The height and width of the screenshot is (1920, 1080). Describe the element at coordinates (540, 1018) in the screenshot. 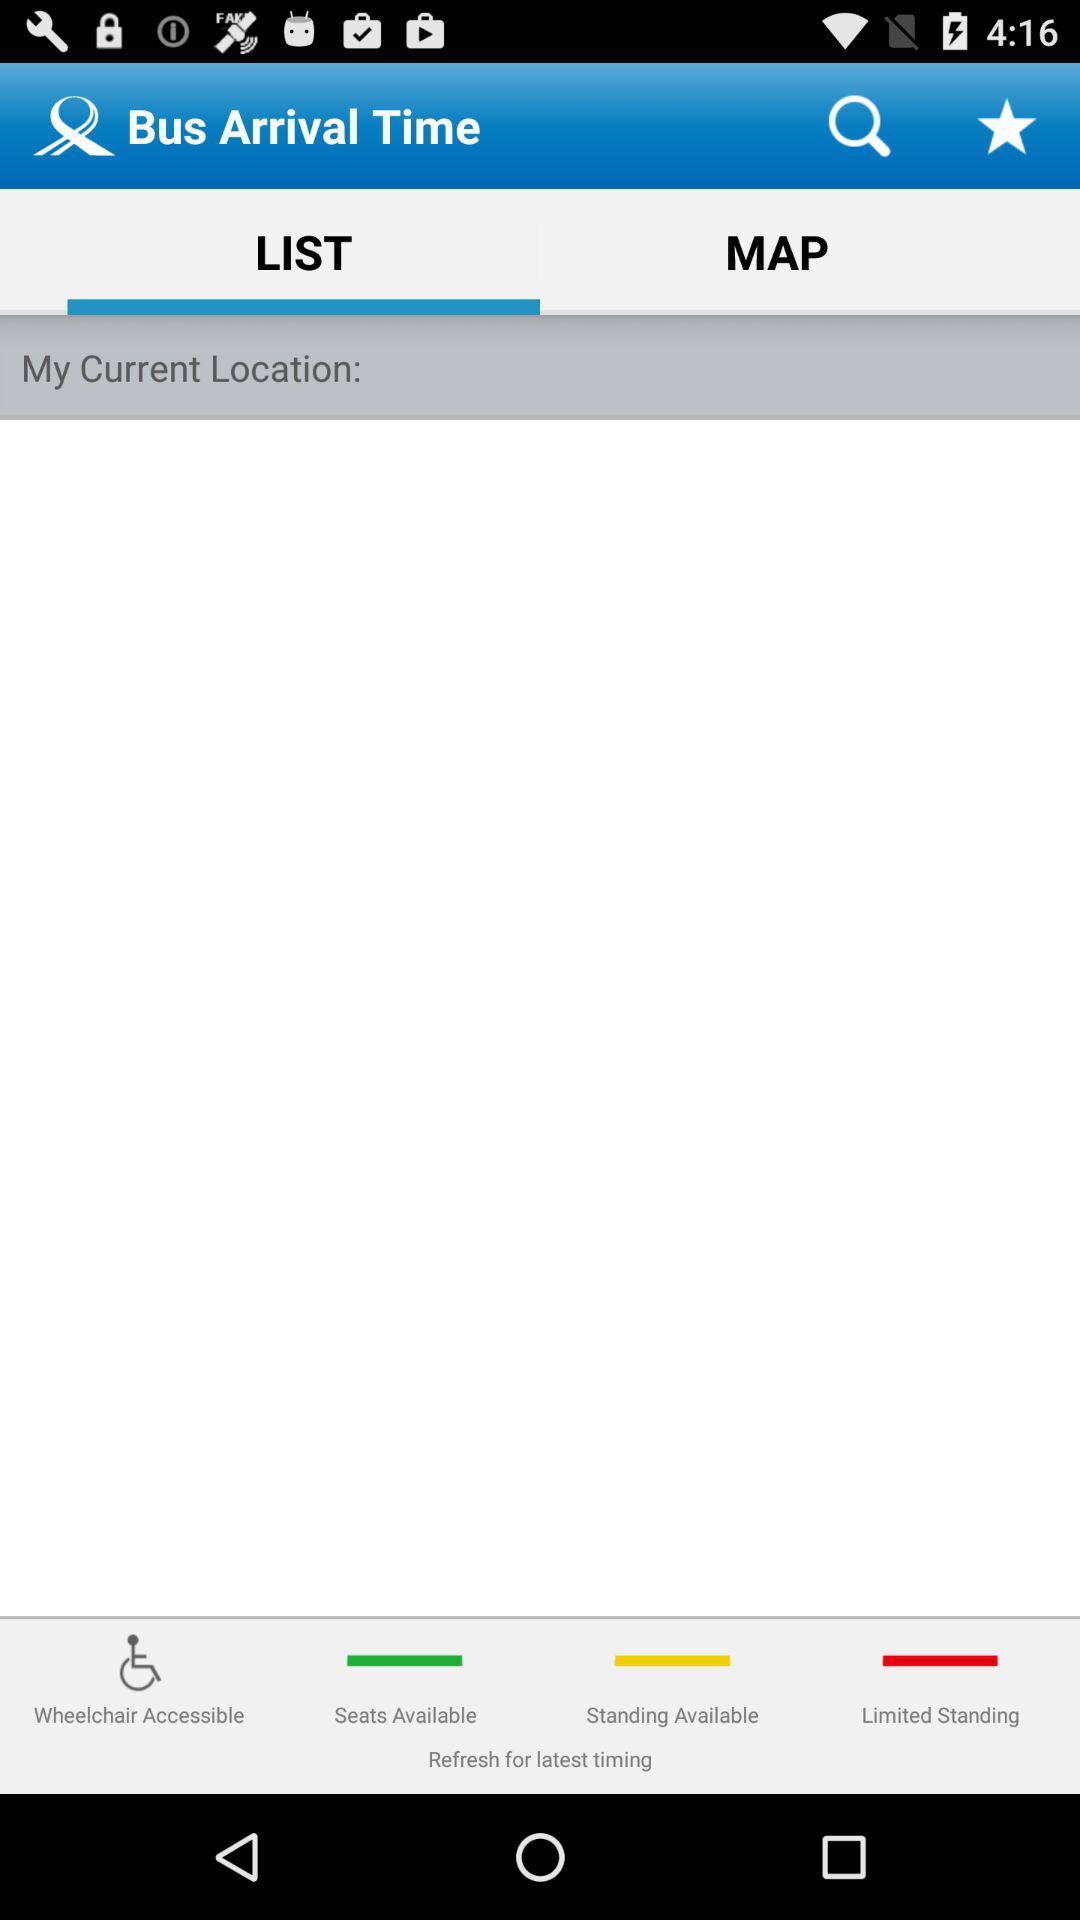

I see `the icon below my current location: item` at that location.